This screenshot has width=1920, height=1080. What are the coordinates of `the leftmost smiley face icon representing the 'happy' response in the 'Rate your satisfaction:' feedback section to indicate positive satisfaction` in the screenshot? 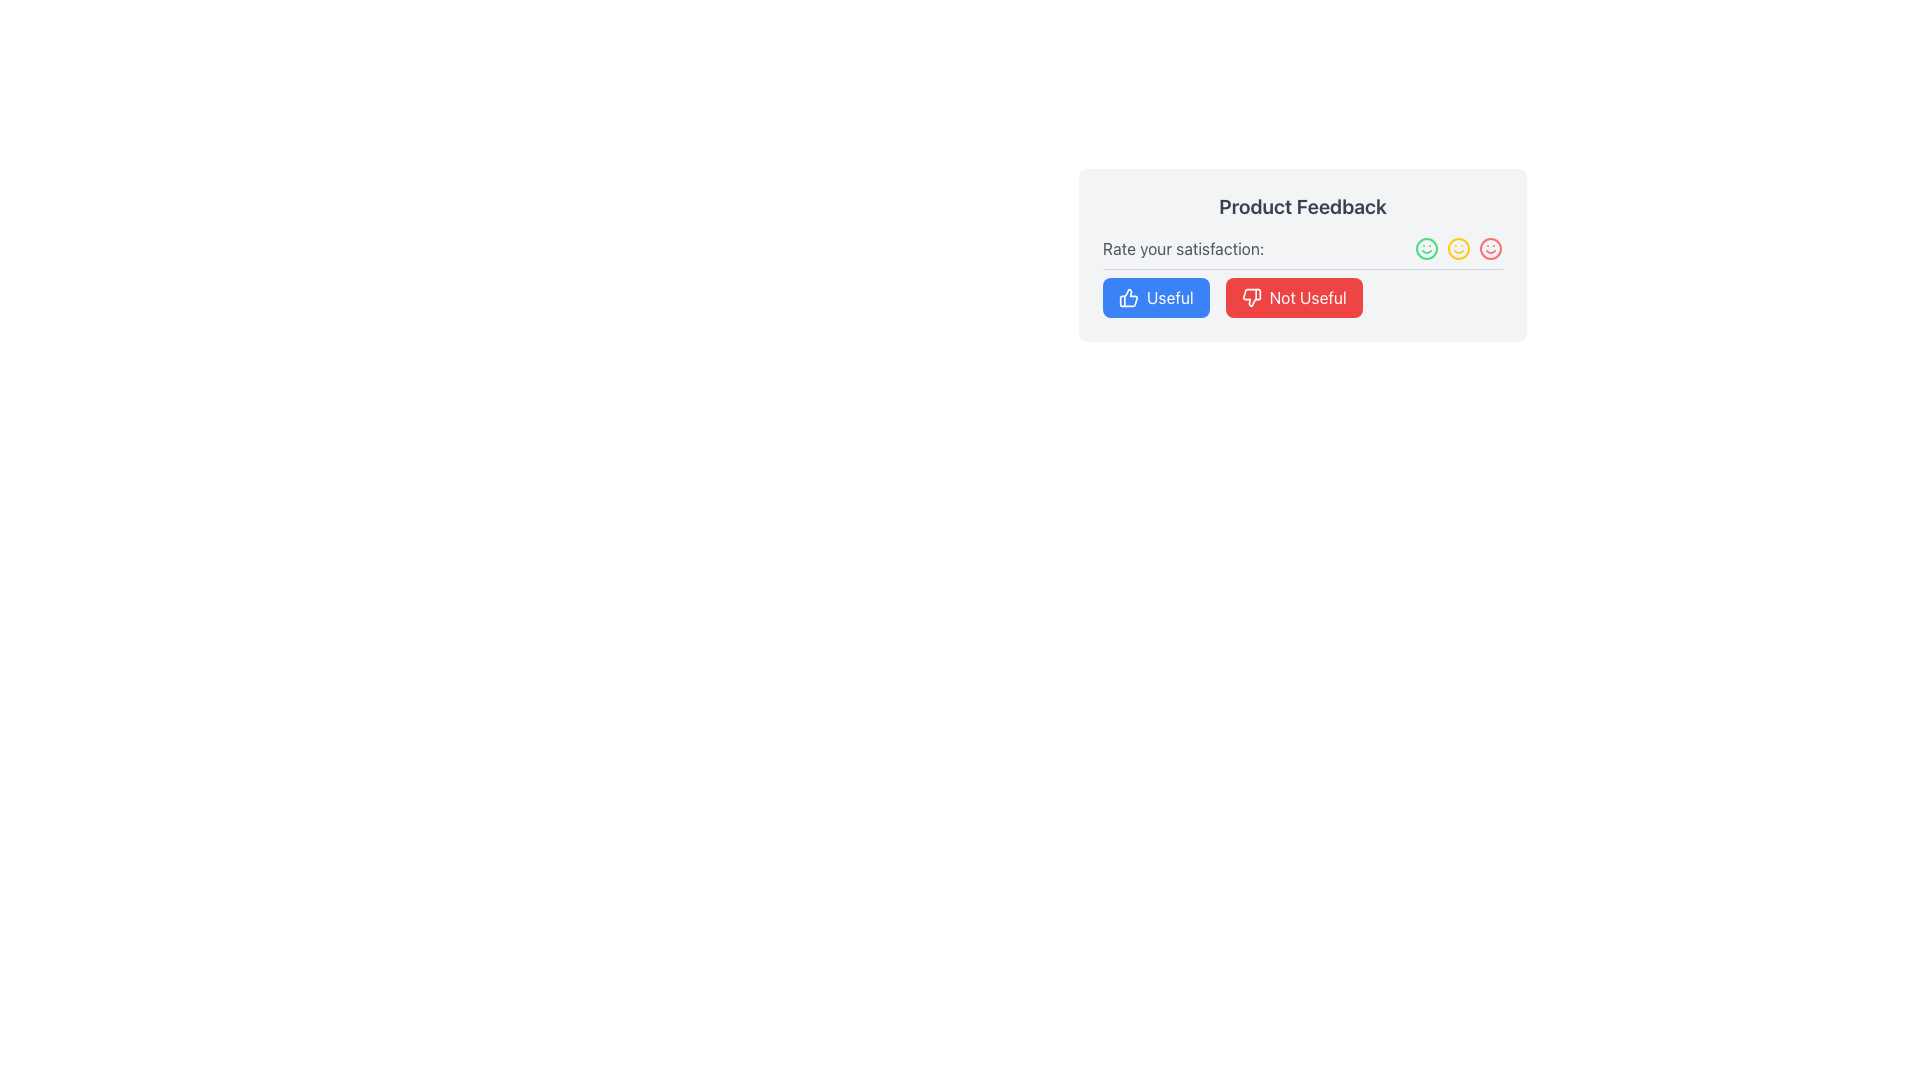 It's located at (1425, 248).